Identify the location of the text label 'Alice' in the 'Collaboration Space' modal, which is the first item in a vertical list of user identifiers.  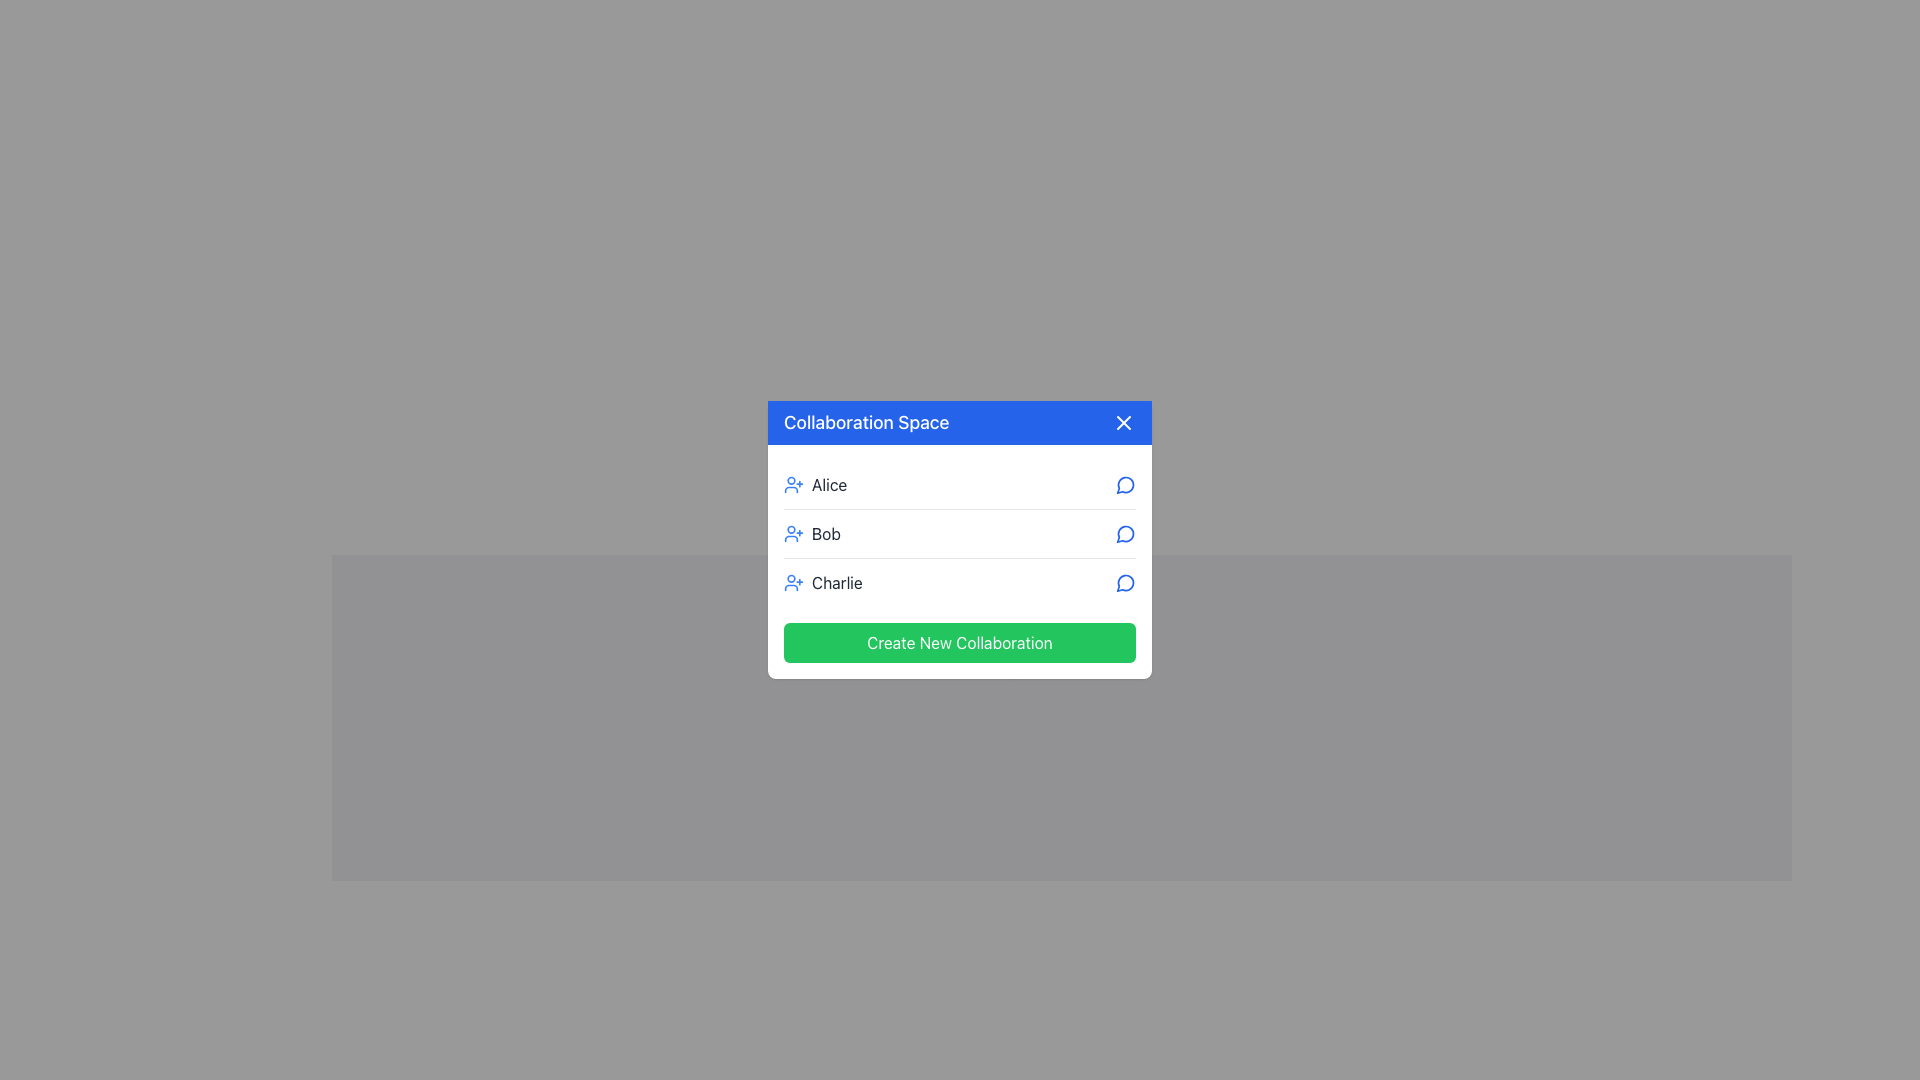
(815, 485).